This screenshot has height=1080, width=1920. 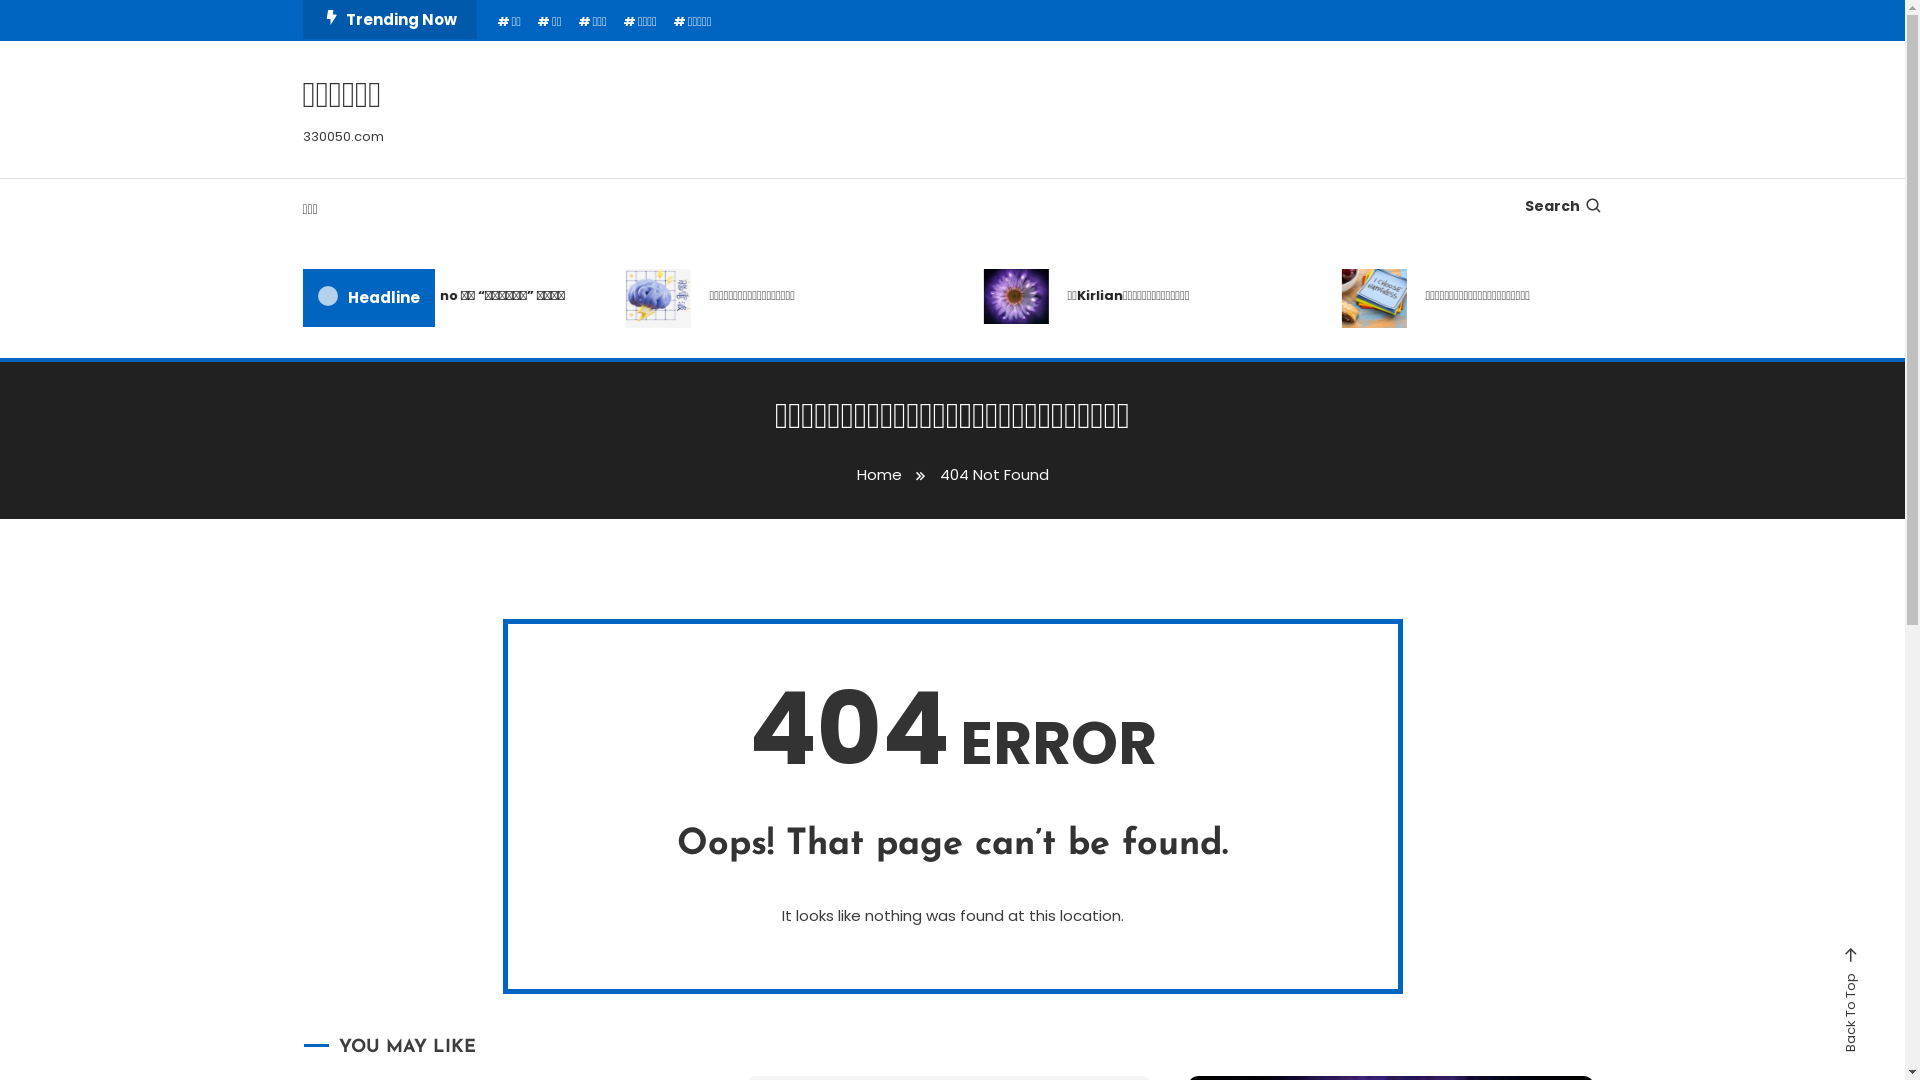 I want to click on 'Search', so click(x=1016, y=574).